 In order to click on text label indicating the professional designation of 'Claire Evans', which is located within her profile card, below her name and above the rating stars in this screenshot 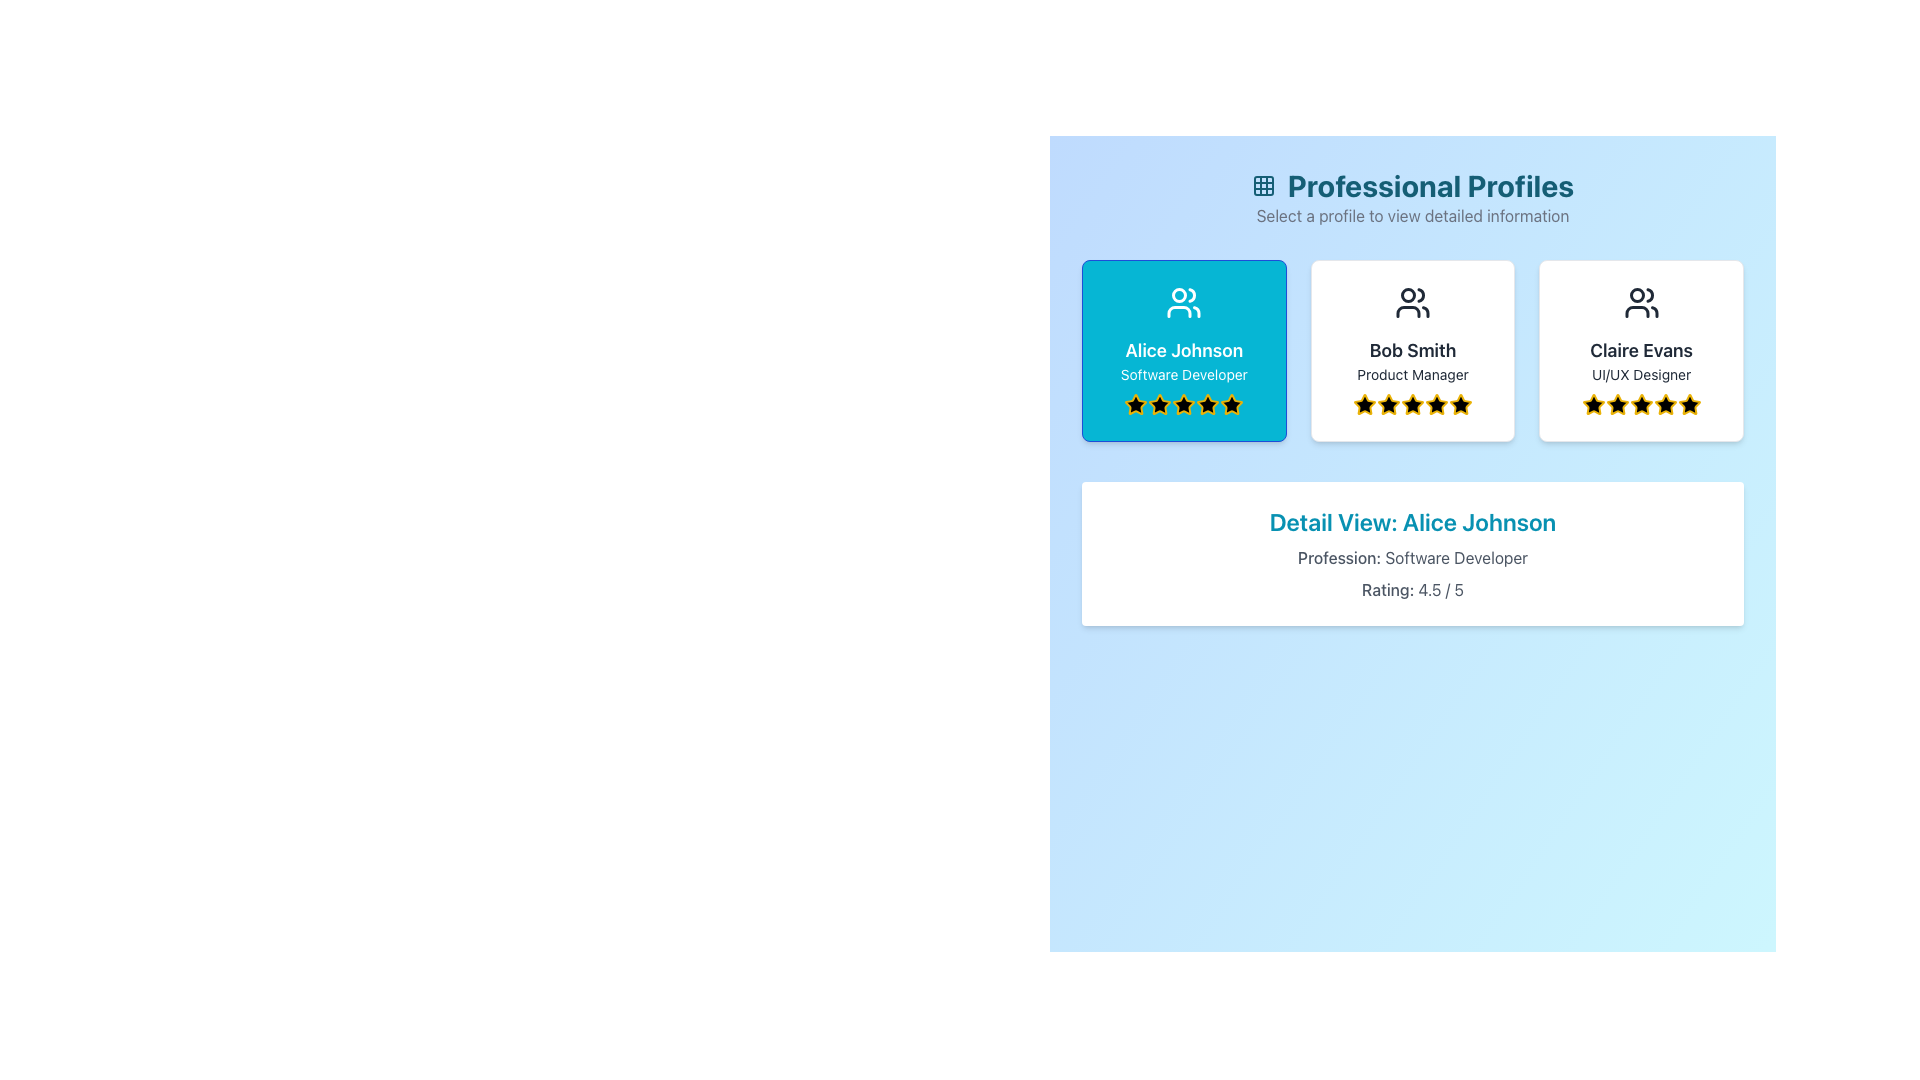, I will do `click(1641, 374)`.